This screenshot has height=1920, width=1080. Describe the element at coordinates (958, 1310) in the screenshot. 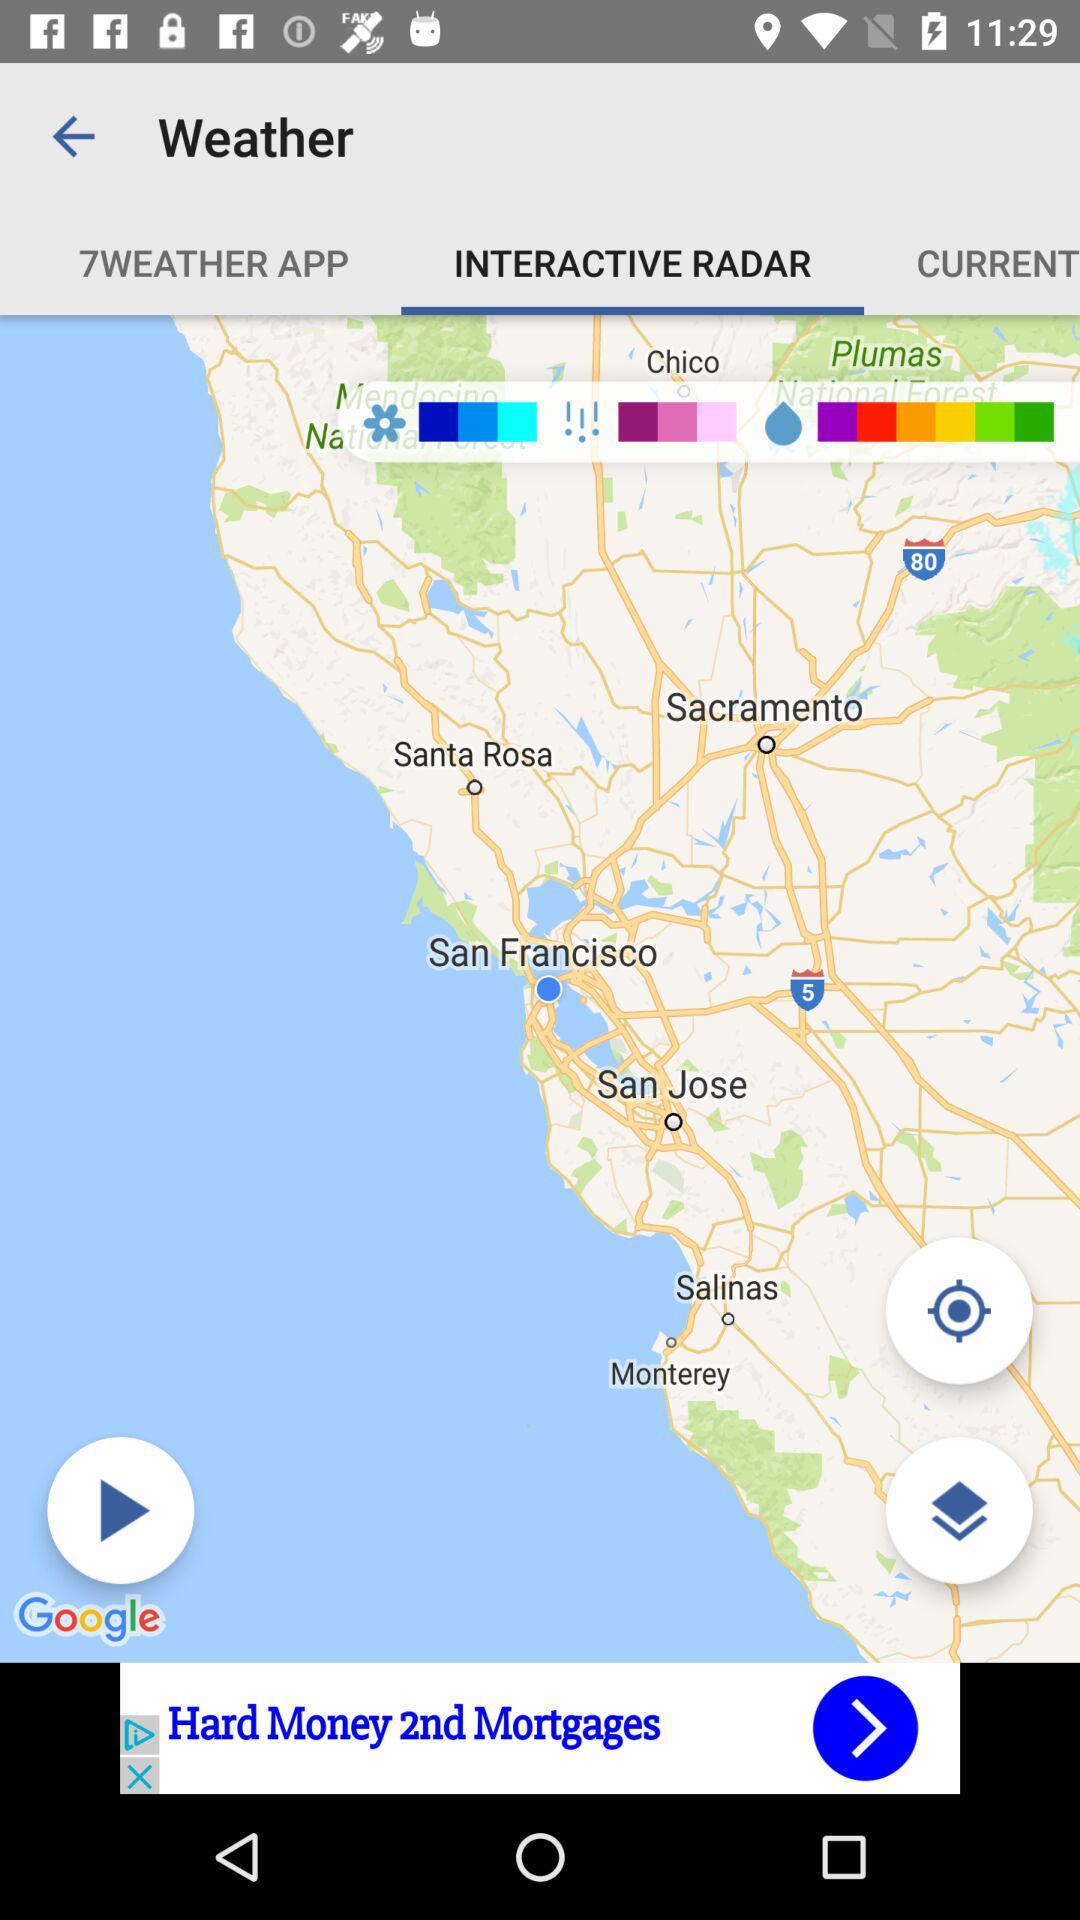

I see `change view mode` at that location.